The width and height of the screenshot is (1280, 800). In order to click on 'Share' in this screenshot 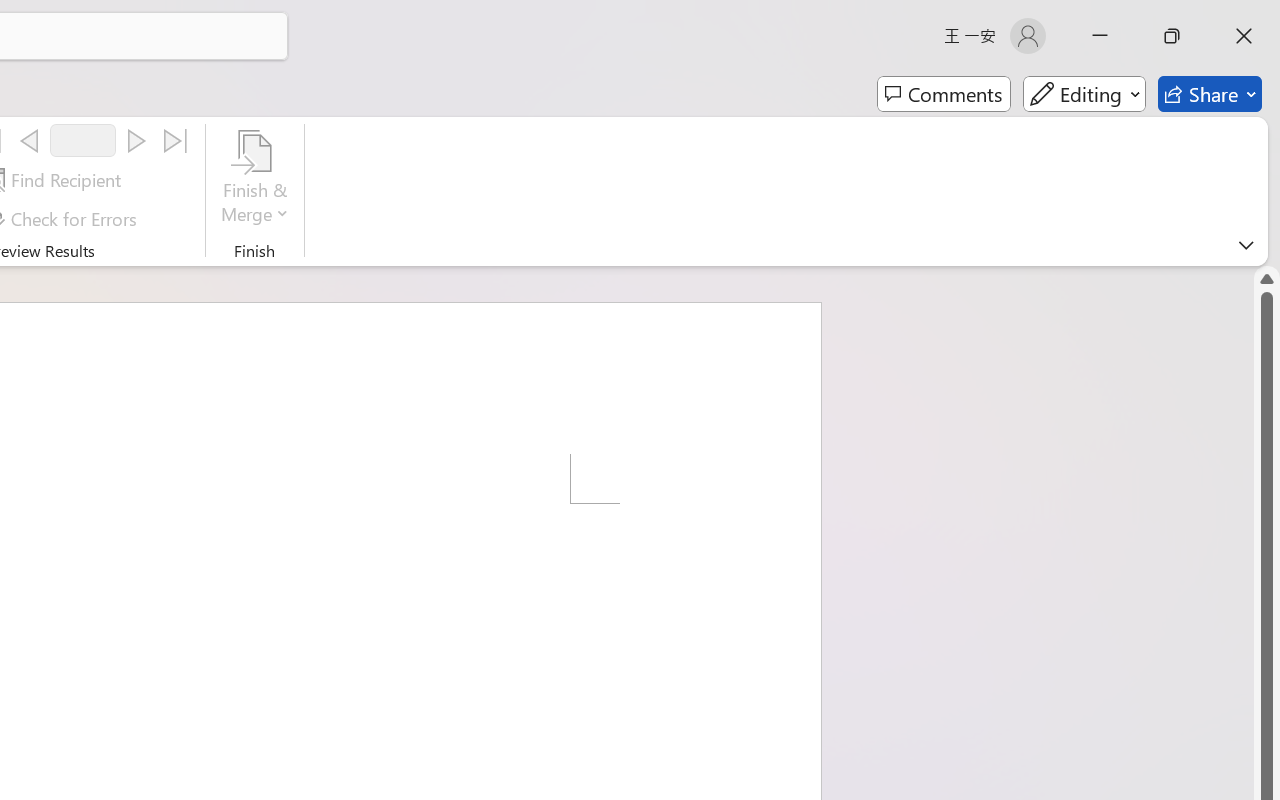, I will do `click(1209, 94)`.